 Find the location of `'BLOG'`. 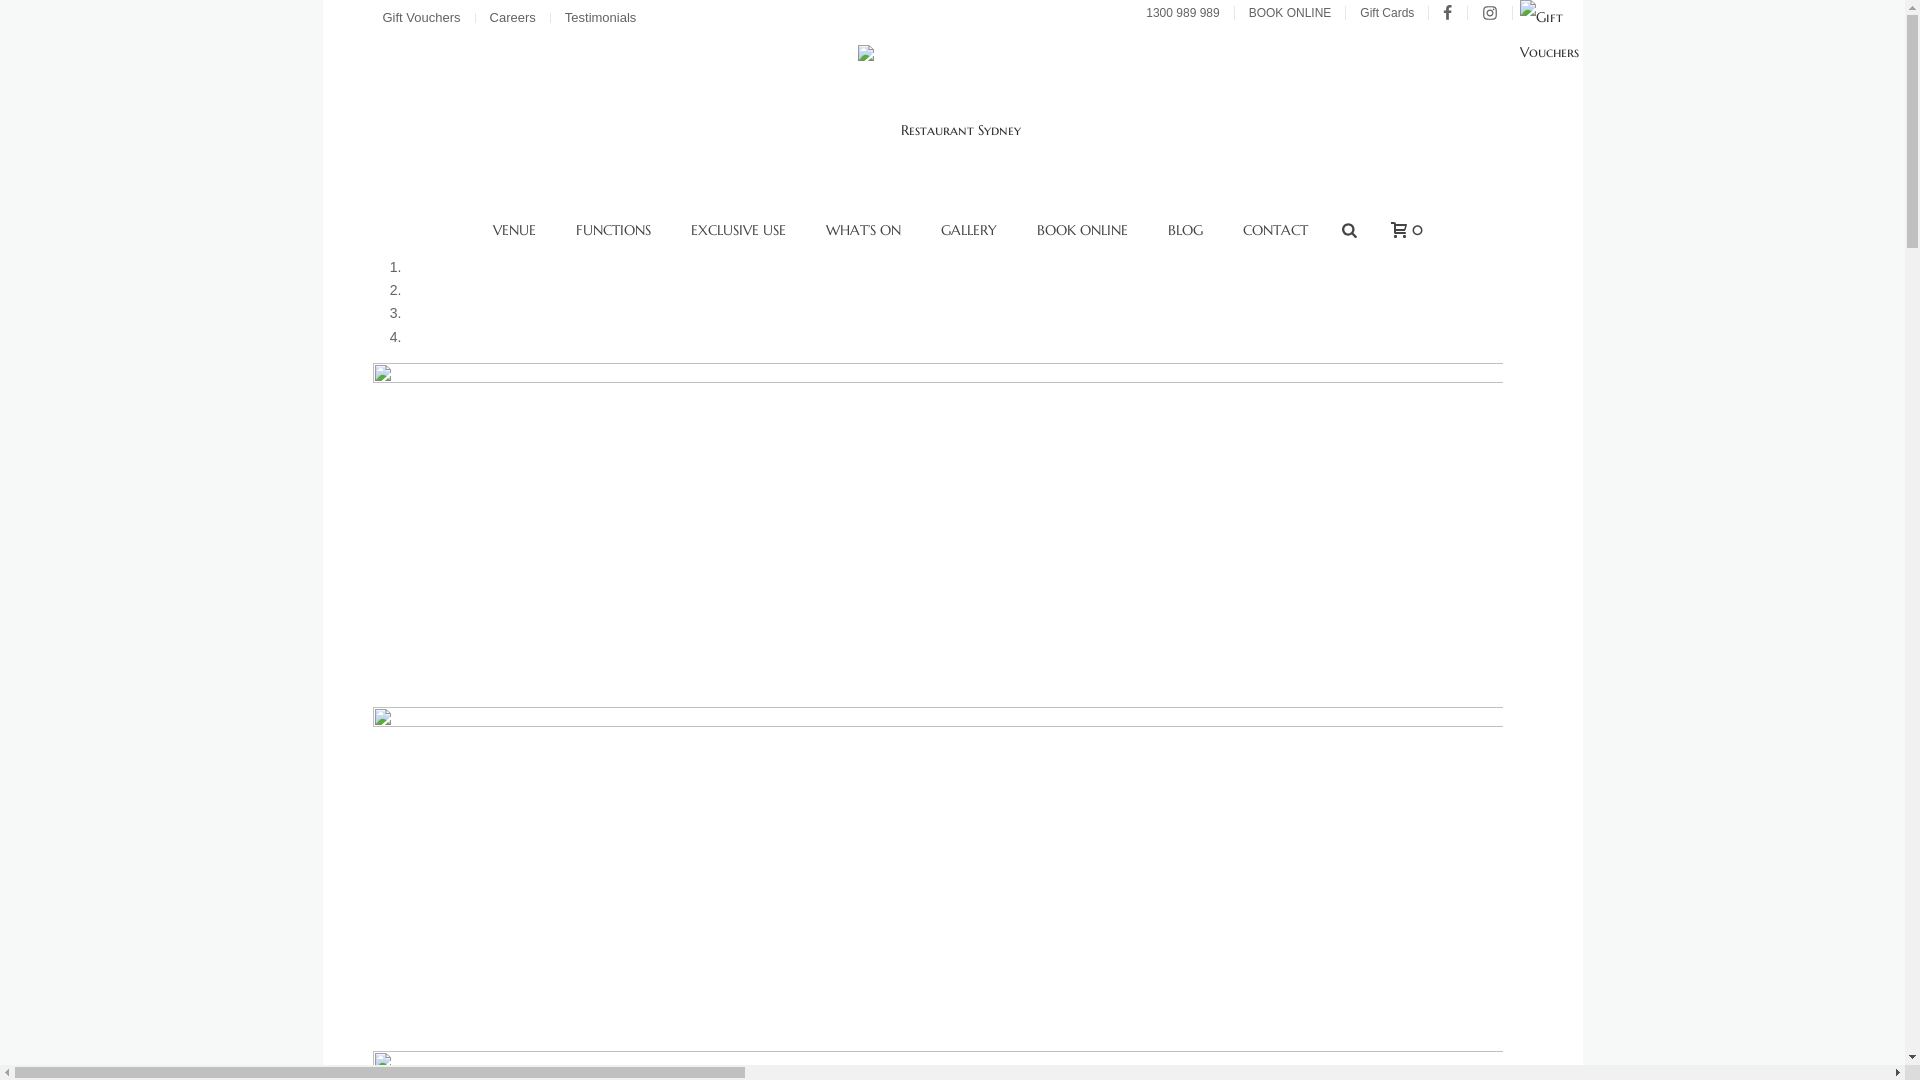

'BLOG' is located at coordinates (1185, 229).